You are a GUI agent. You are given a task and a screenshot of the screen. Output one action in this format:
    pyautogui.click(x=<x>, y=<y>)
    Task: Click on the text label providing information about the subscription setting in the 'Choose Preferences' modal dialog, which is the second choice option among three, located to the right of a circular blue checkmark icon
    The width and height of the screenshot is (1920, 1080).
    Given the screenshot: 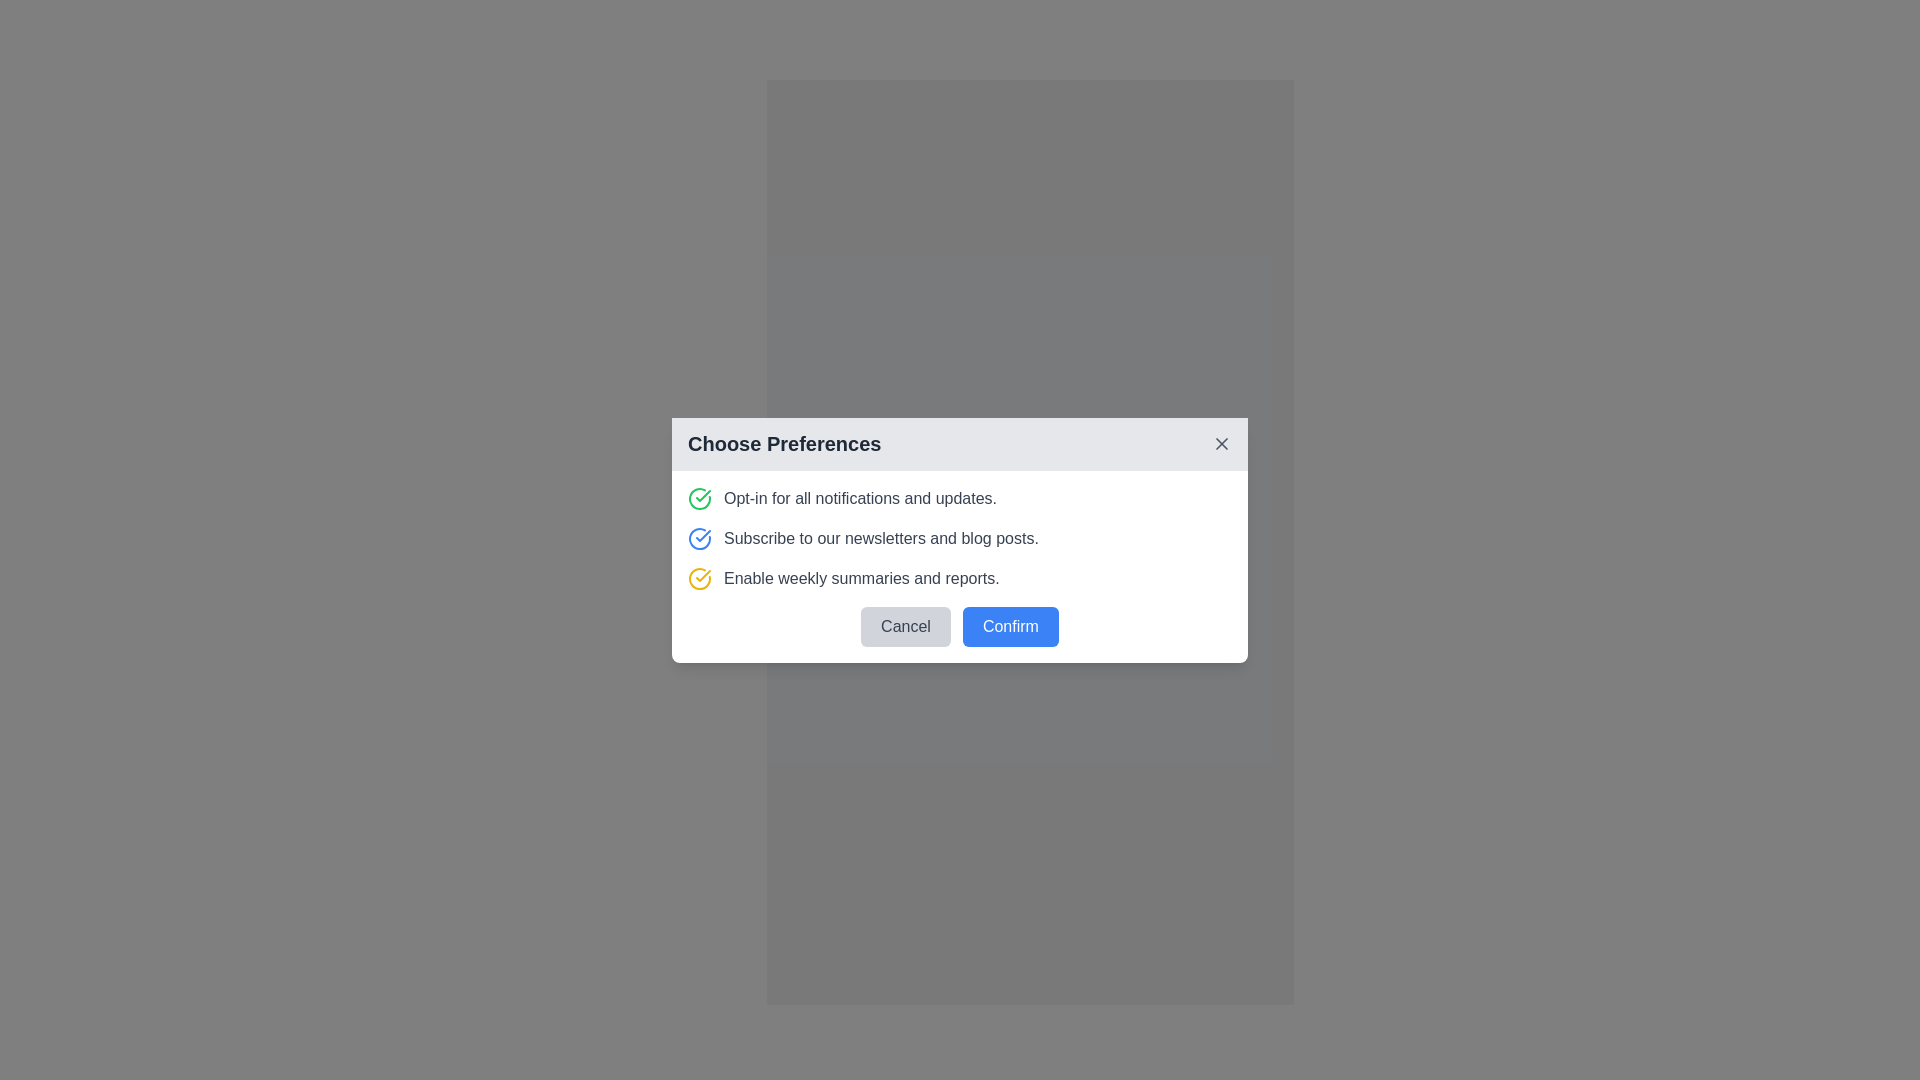 What is the action you would take?
    pyautogui.click(x=880, y=537)
    